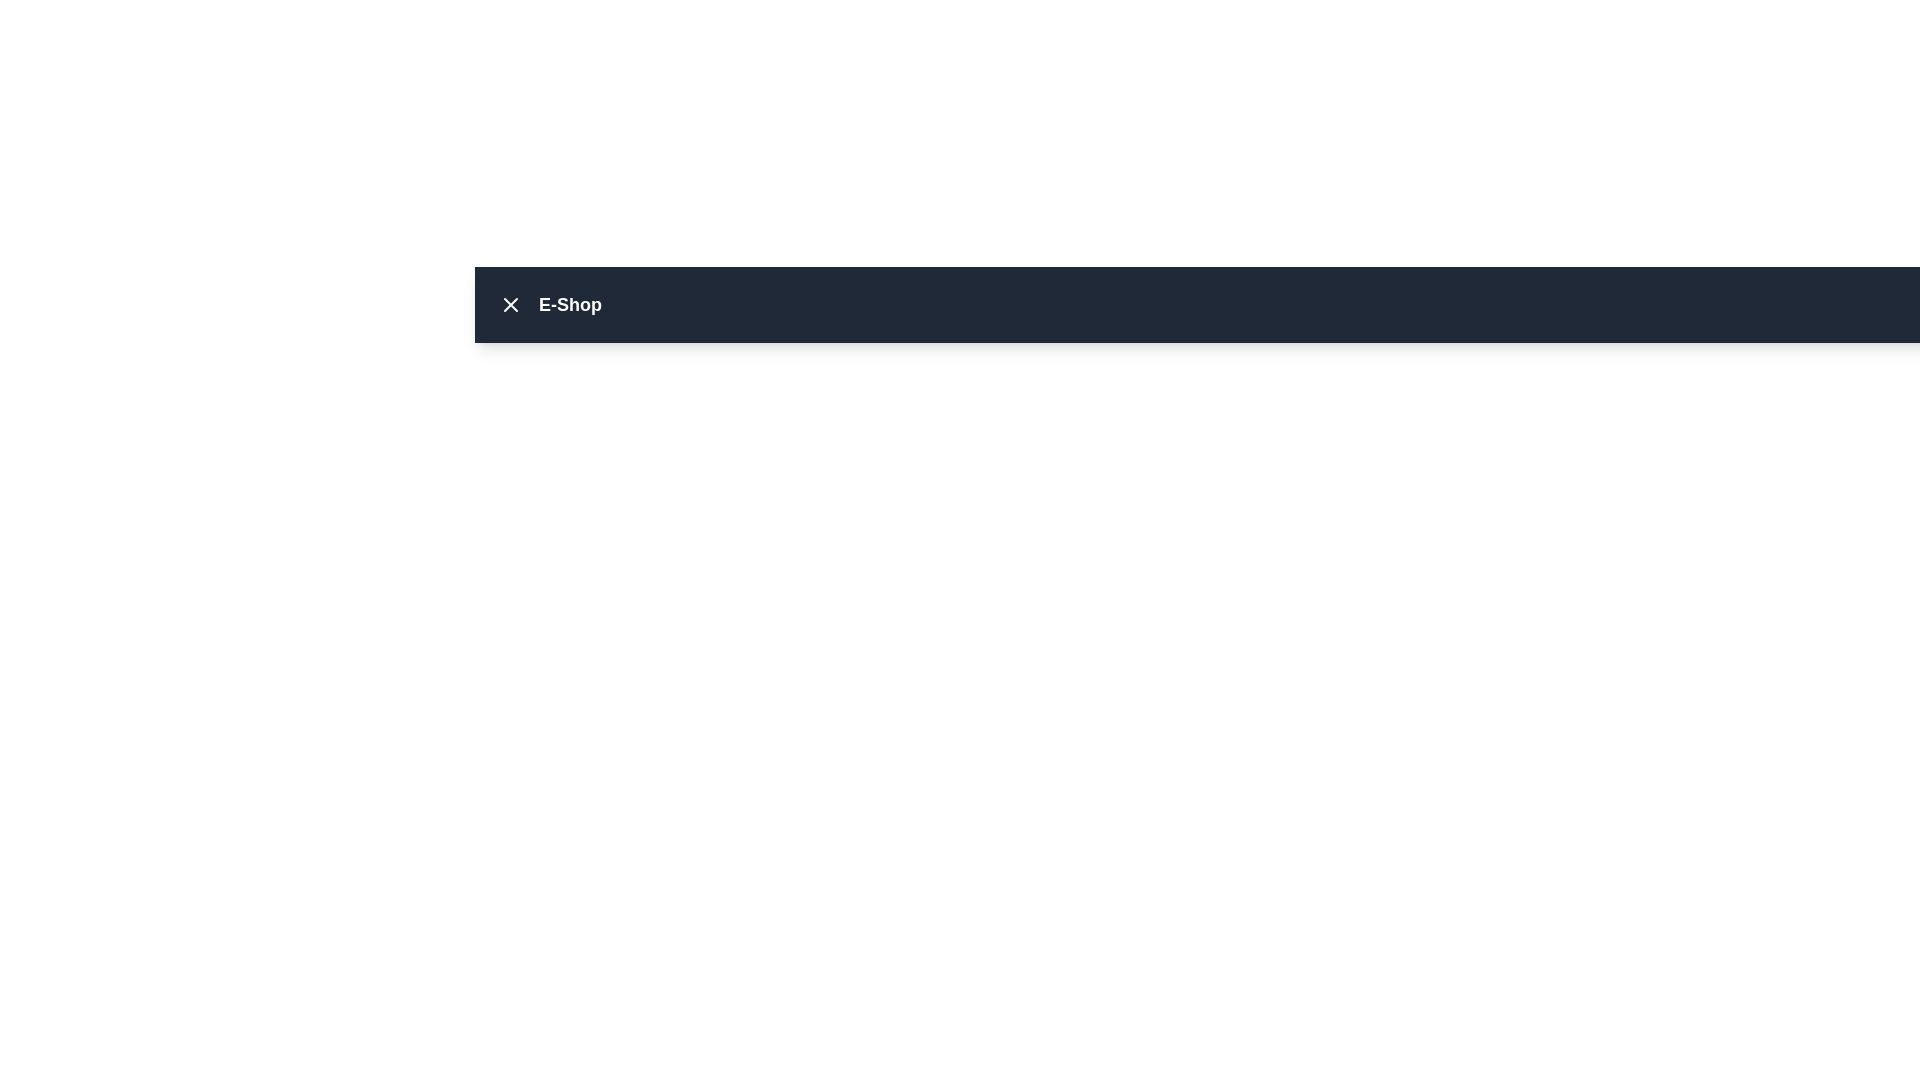 This screenshot has width=1920, height=1080. What do you see at coordinates (510, 304) in the screenshot?
I see `the compact square-shaped button with a dark background and a white 'X' symbol, located on the left side of the navigation bar` at bounding box center [510, 304].